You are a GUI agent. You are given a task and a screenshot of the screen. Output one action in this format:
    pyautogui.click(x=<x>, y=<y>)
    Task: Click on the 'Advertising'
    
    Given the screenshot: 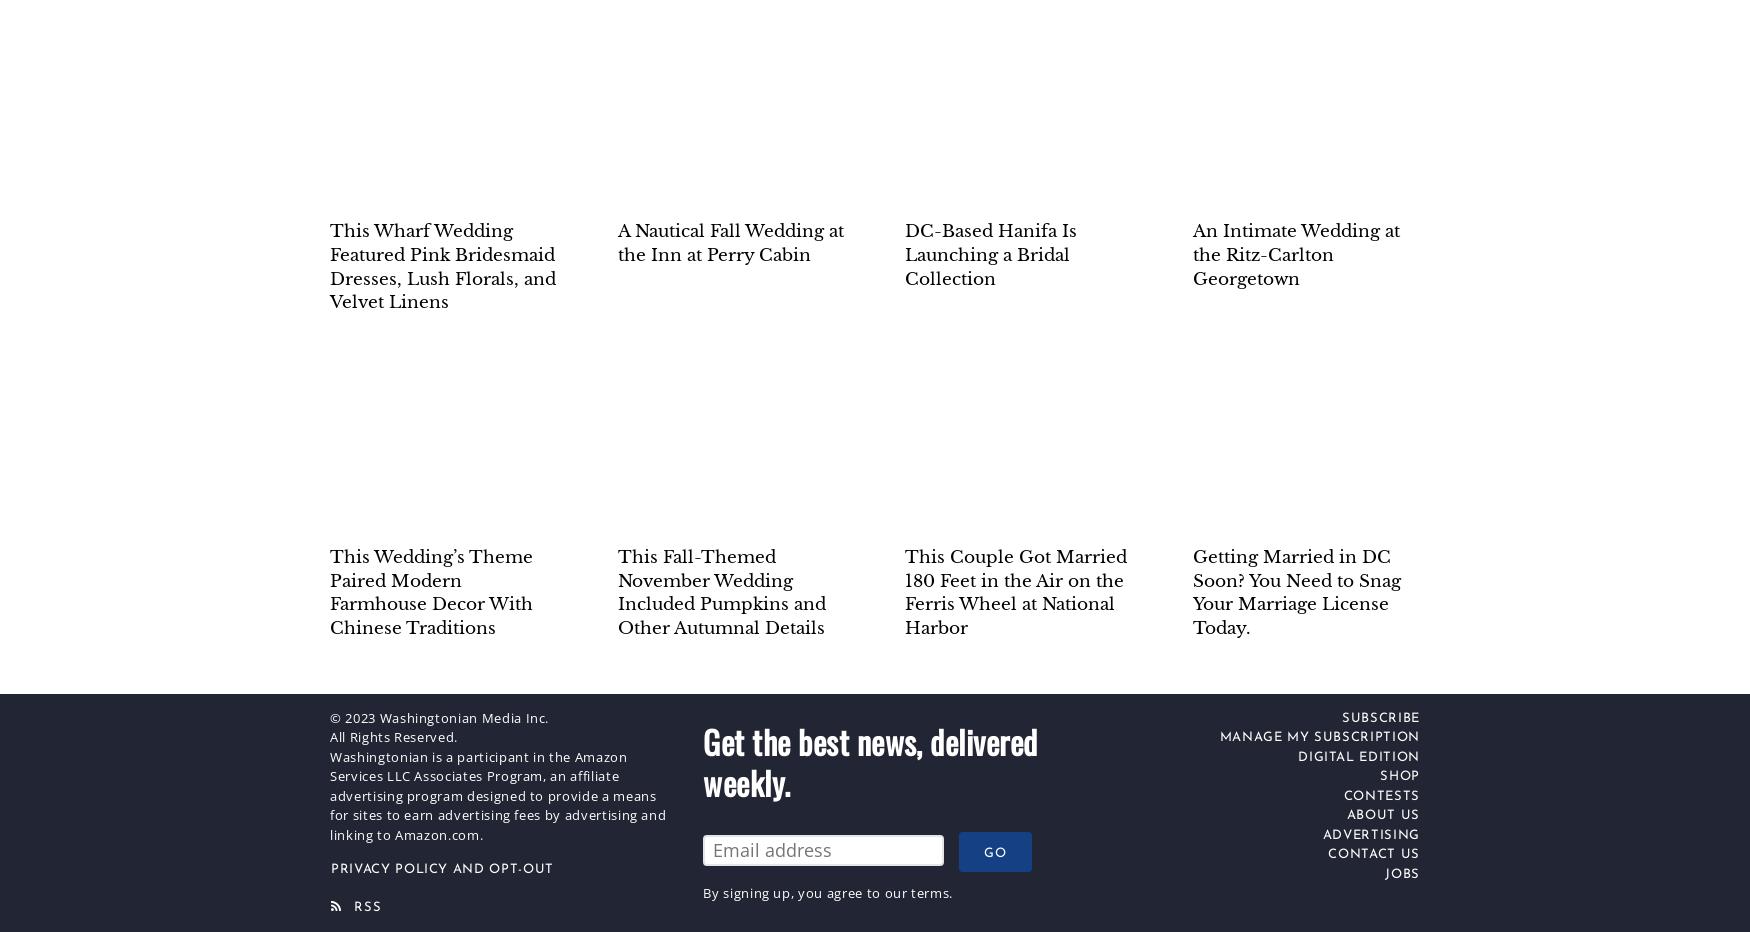 What is the action you would take?
    pyautogui.click(x=1321, y=833)
    